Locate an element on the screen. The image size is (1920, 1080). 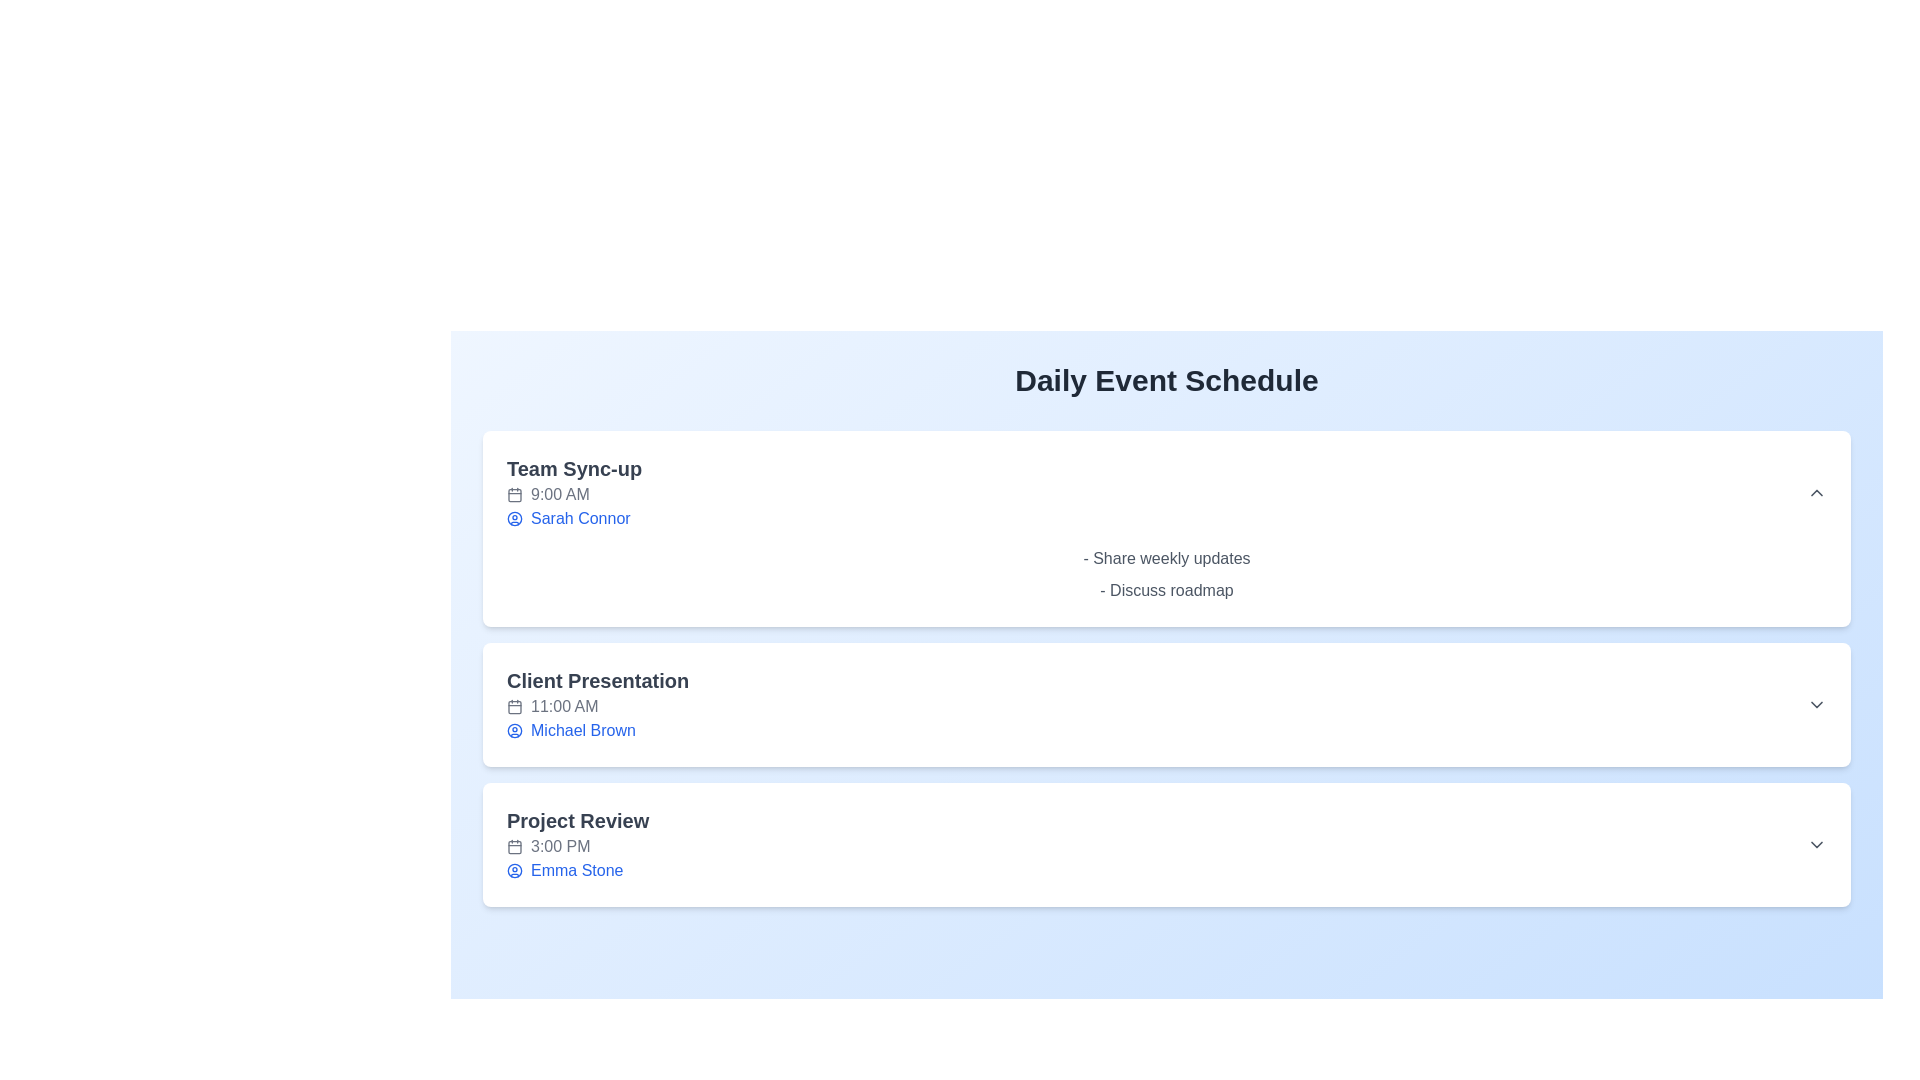
the circular user profile icon with a thin stroke line, which is part of the 'lucide lucide-circle-user' SVG component and is located next to the text 'Sarah Connor' in the 'Team Sync-up' event card is located at coordinates (514, 731).